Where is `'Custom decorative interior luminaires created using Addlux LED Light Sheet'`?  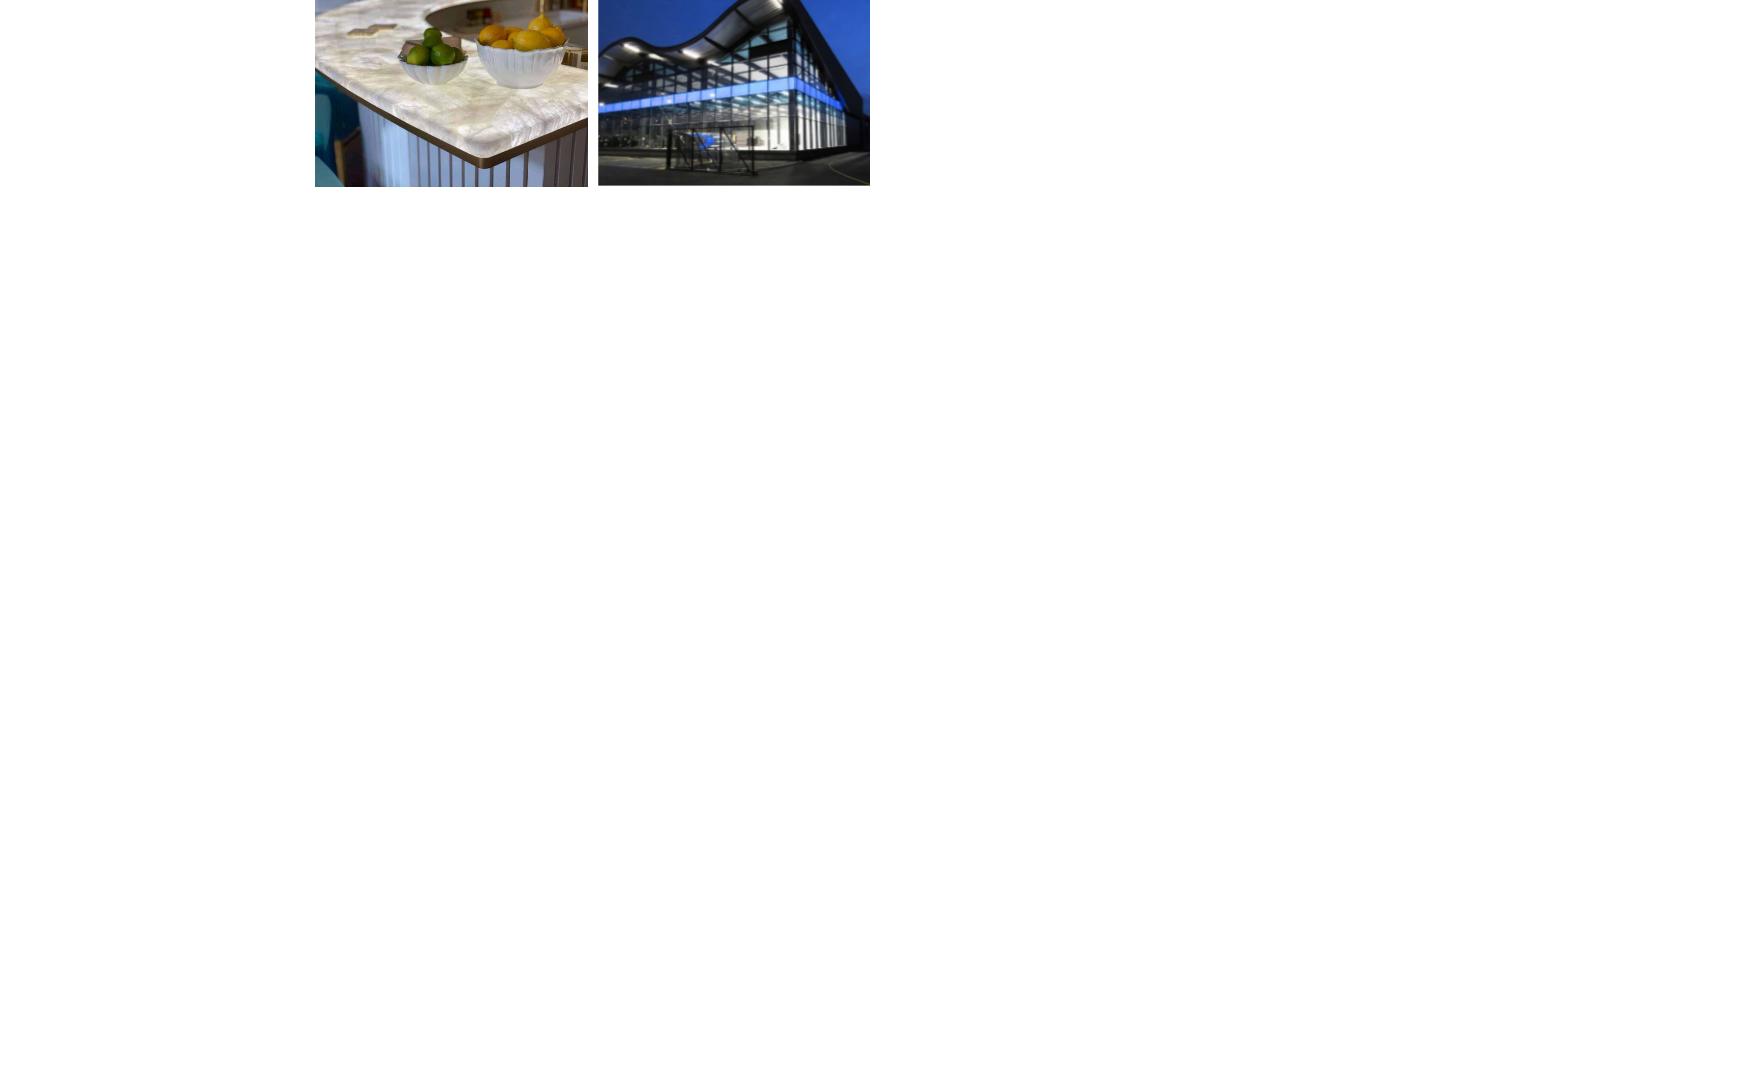 'Custom decorative interior luminaires created using Addlux LED Light Sheet' is located at coordinates (1294, 289).